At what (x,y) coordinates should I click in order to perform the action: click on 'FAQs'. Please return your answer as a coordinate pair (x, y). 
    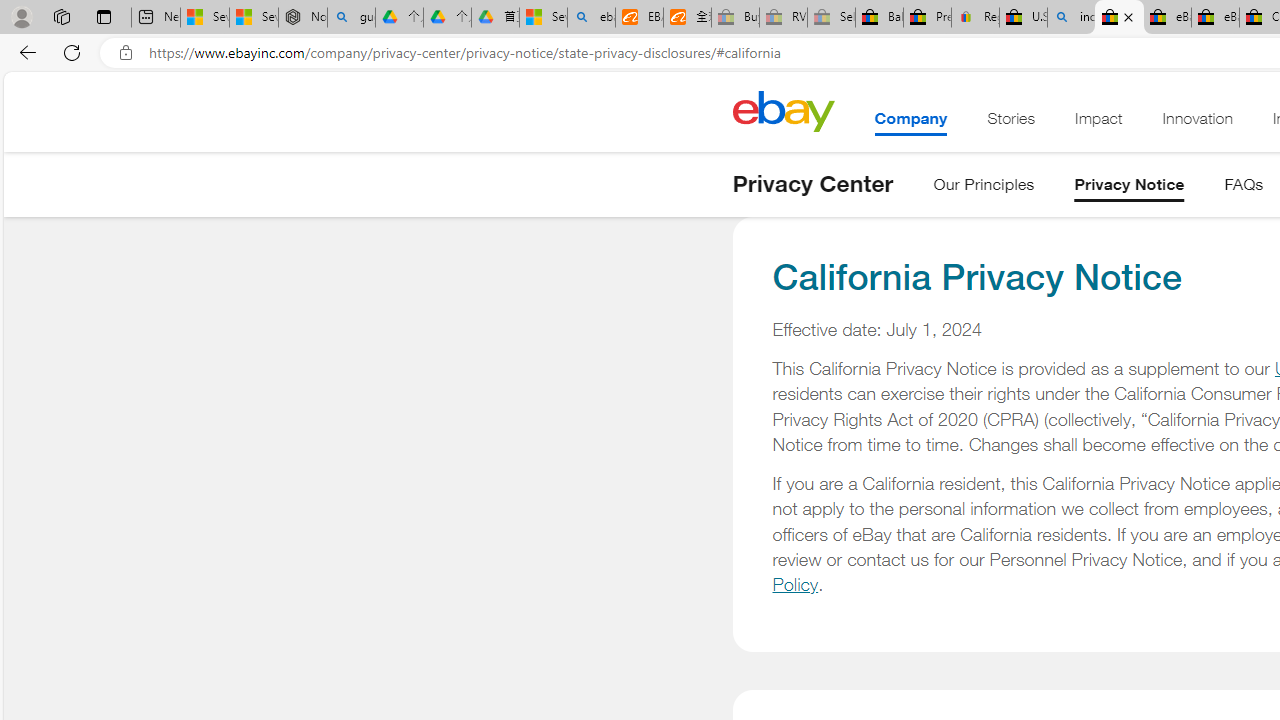
    Looking at the image, I should click on (1243, 188).